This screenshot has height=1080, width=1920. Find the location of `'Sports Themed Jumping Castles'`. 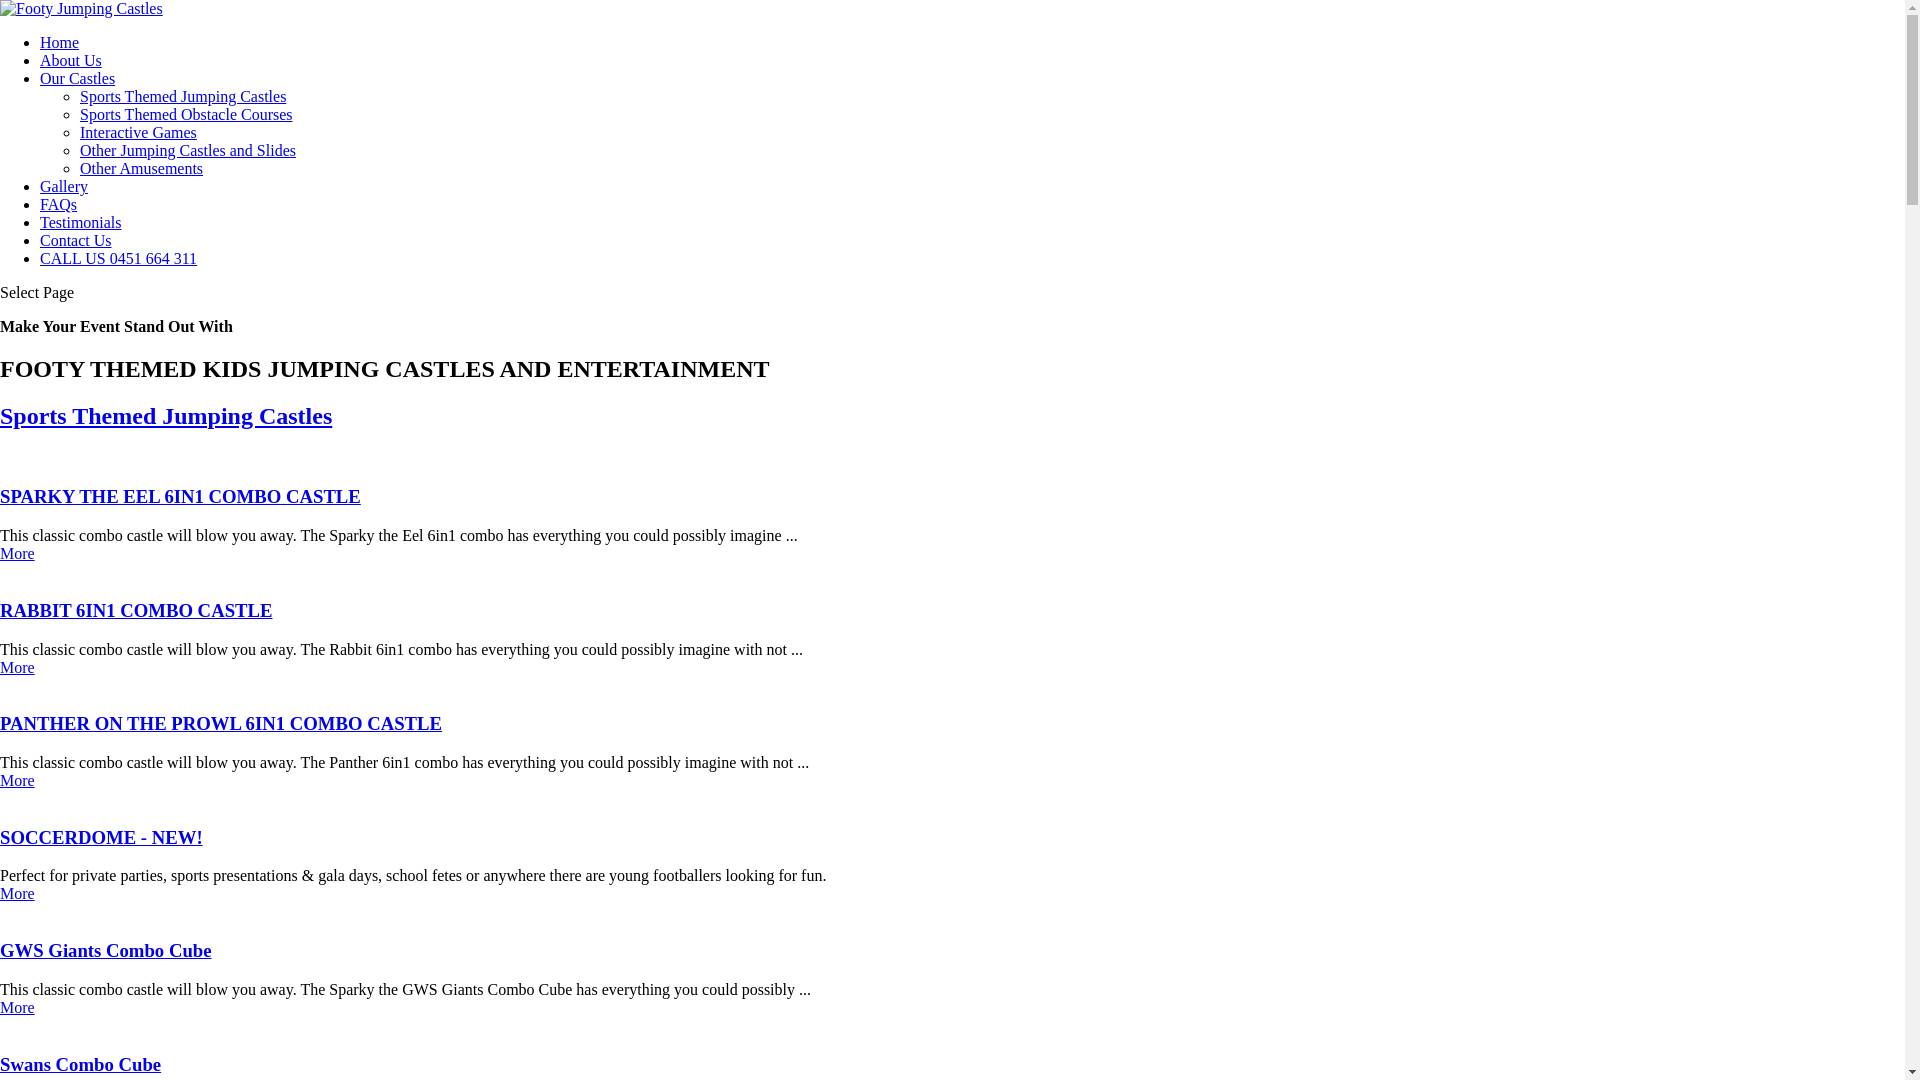

'Sports Themed Jumping Castles' is located at coordinates (182, 96).